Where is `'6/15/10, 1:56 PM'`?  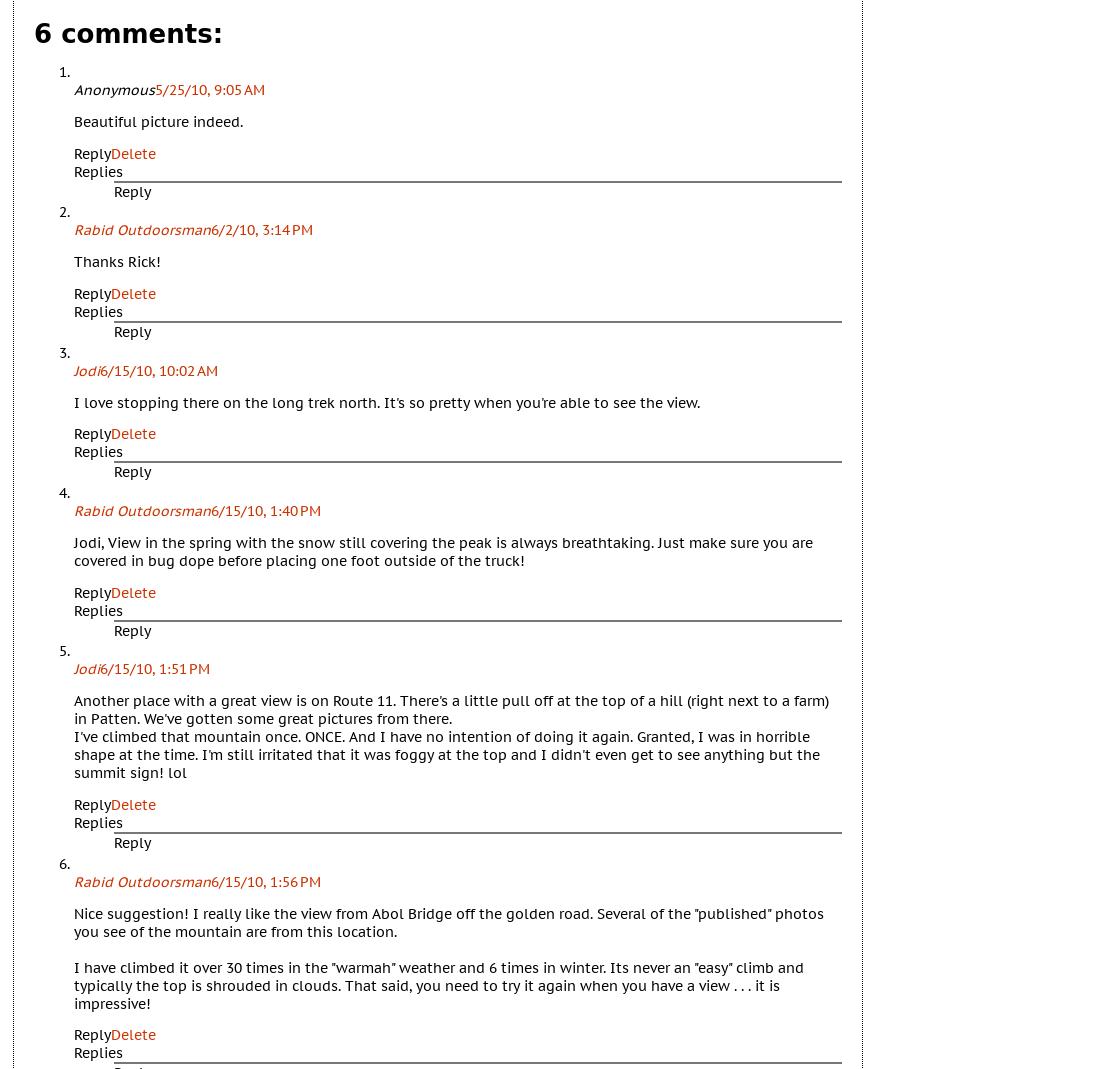 '6/15/10, 1:56 PM' is located at coordinates (266, 879).